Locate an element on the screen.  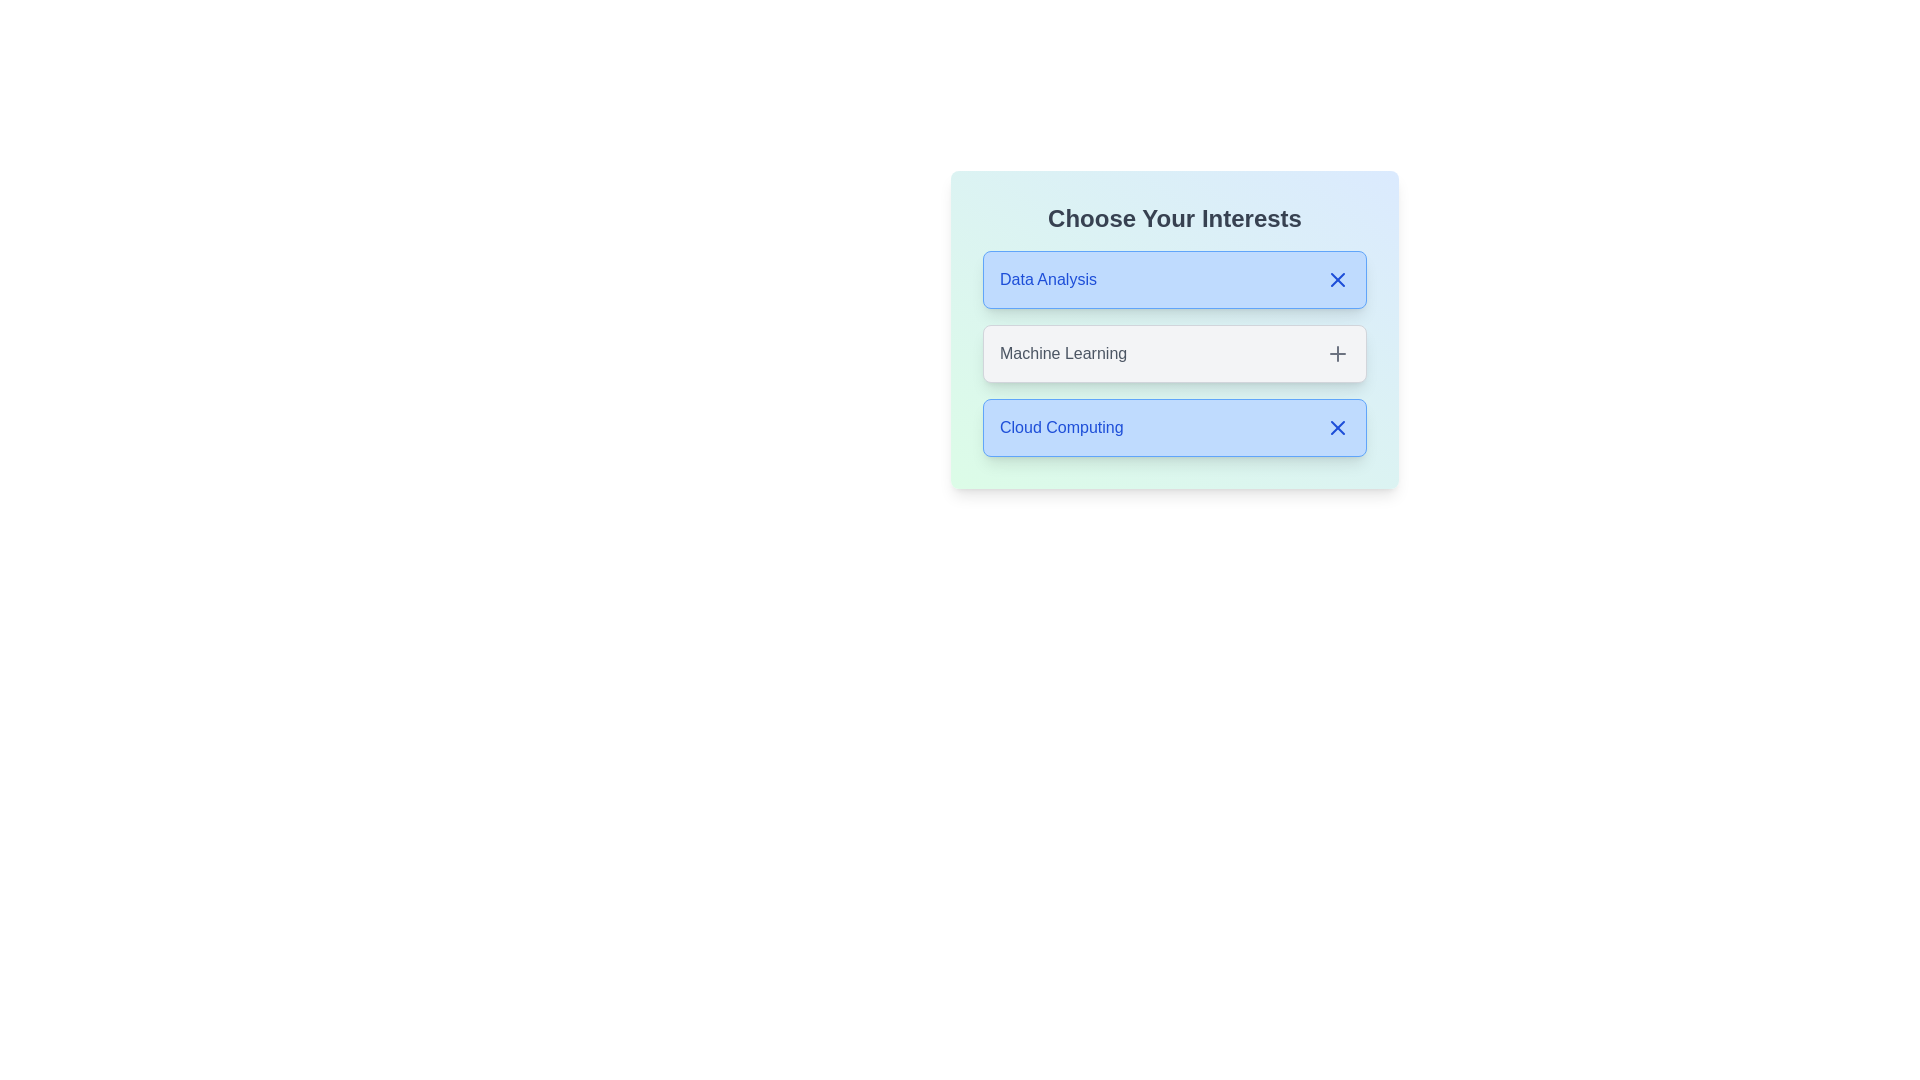
the tag Machine Learning by clicking on it is located at coordinates (1175, 353).